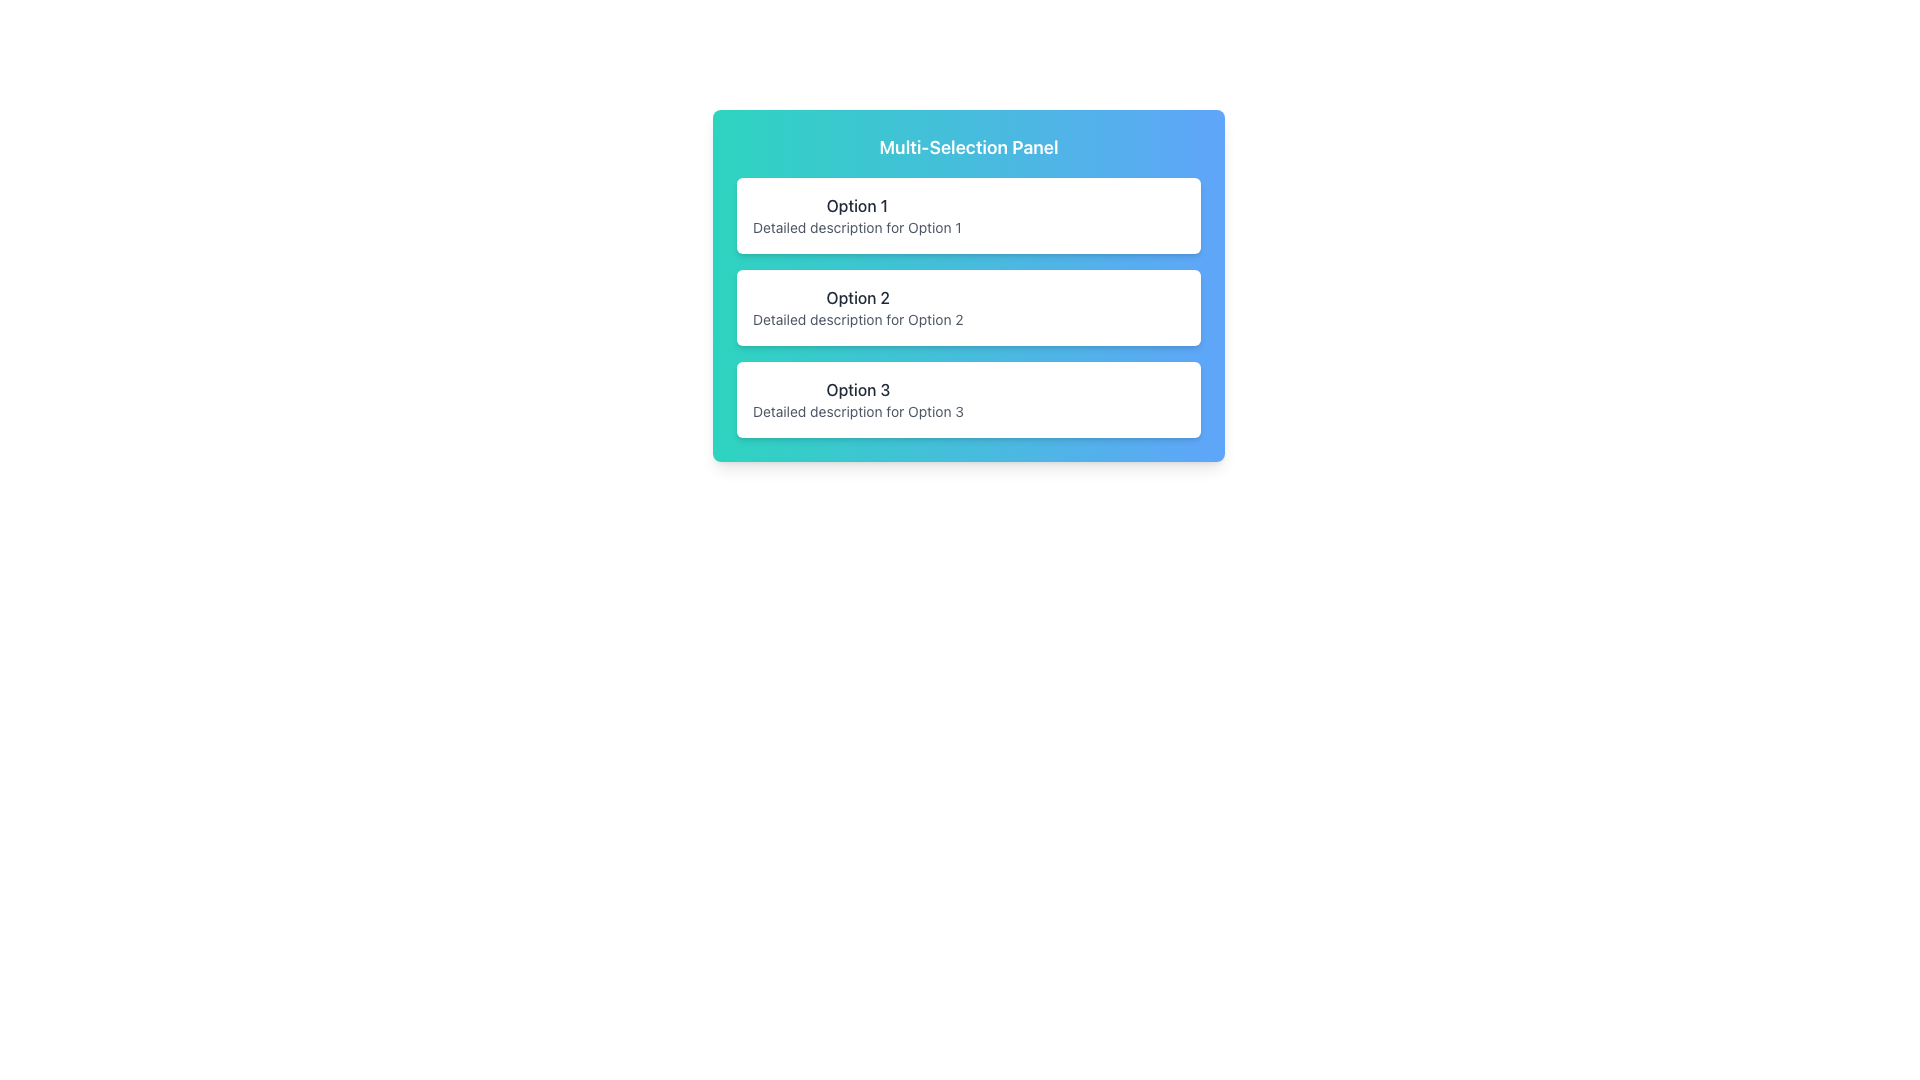 The width and height of the screenshot is (1920, 1080). Describe the element at coordinates (858, 400) in the screenshot. I see `the third item in the vertically stacked list within the 'Multi-Selection Panel' section that presents a choice with a title and a description` at that location.